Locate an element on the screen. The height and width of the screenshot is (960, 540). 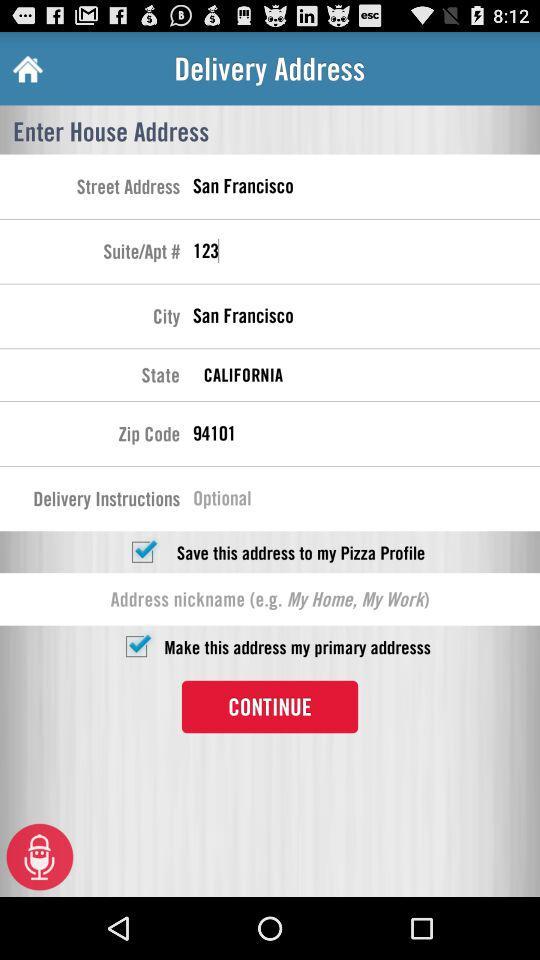
check or uncheck save address is located at coordinates (141, 552).